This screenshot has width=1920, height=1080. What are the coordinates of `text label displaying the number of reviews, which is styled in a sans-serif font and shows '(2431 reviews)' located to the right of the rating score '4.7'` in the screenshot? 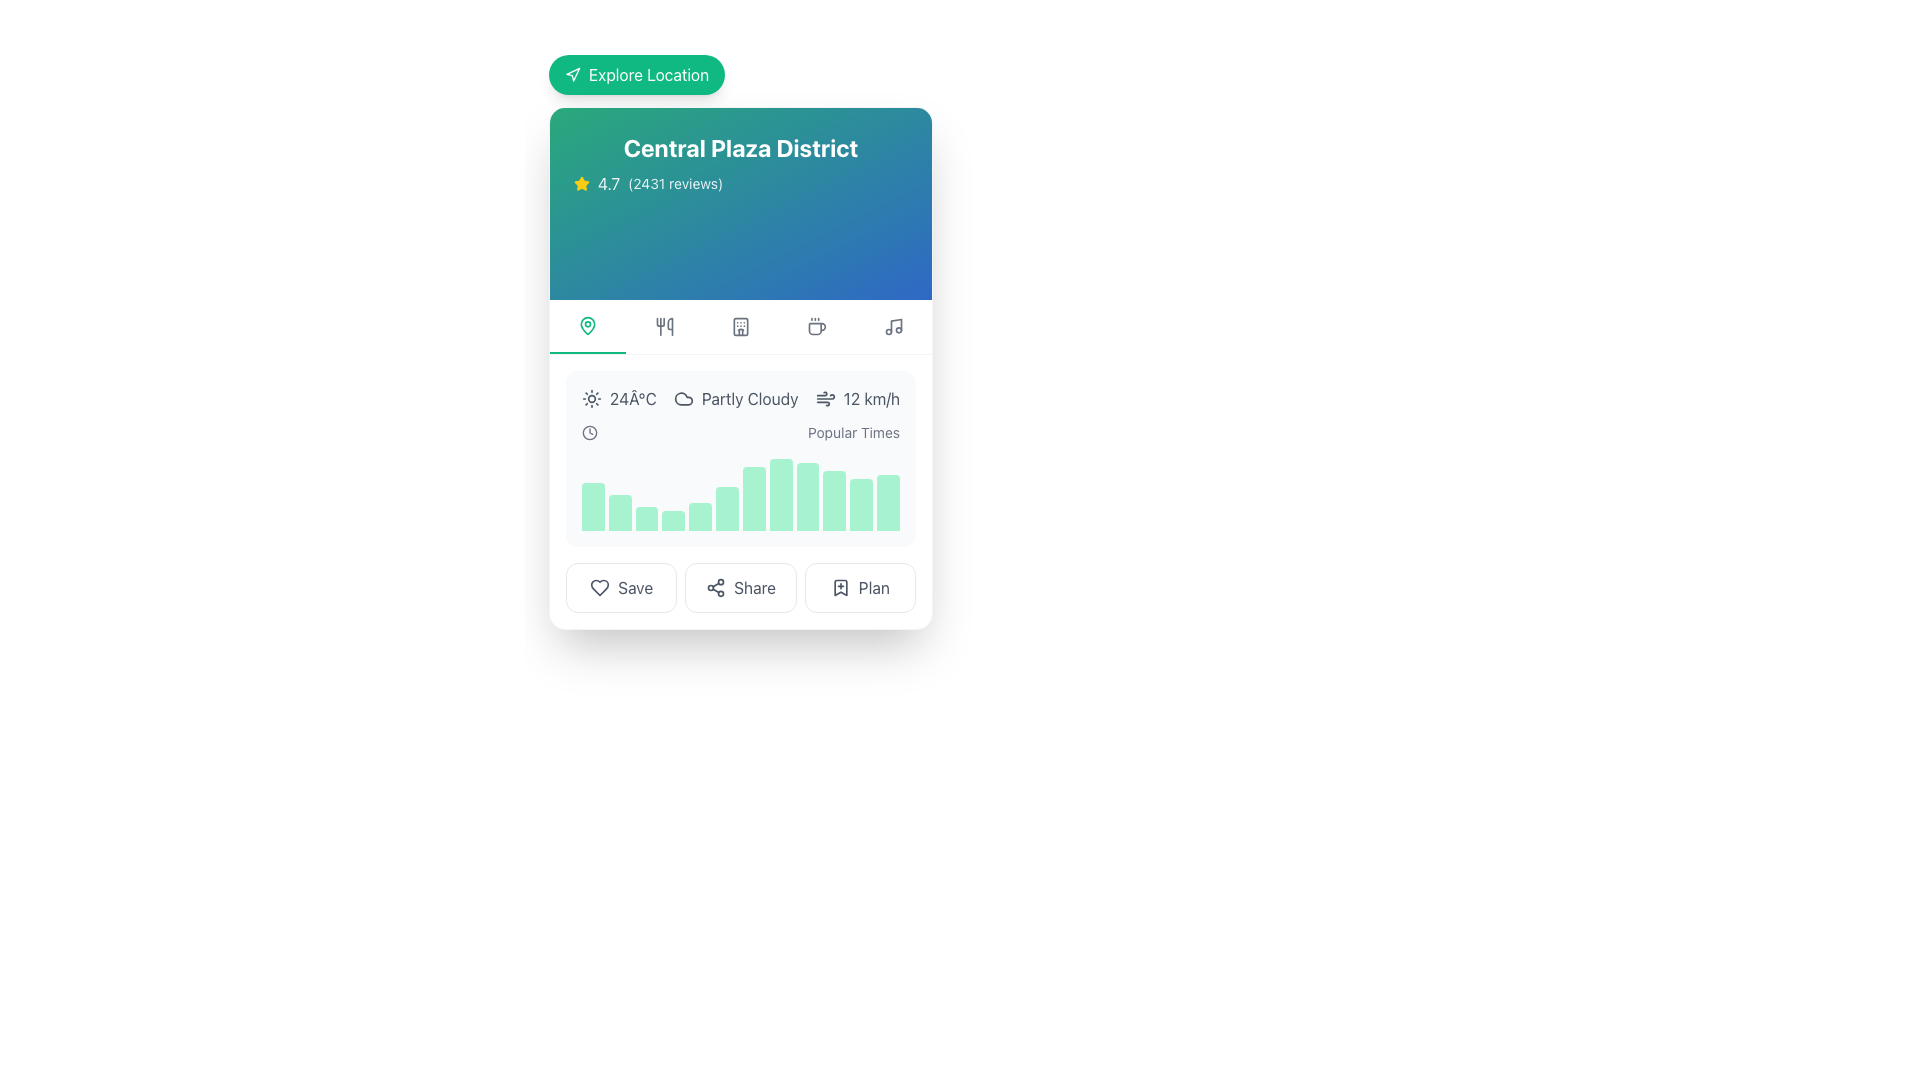 It's located at (675, 184).